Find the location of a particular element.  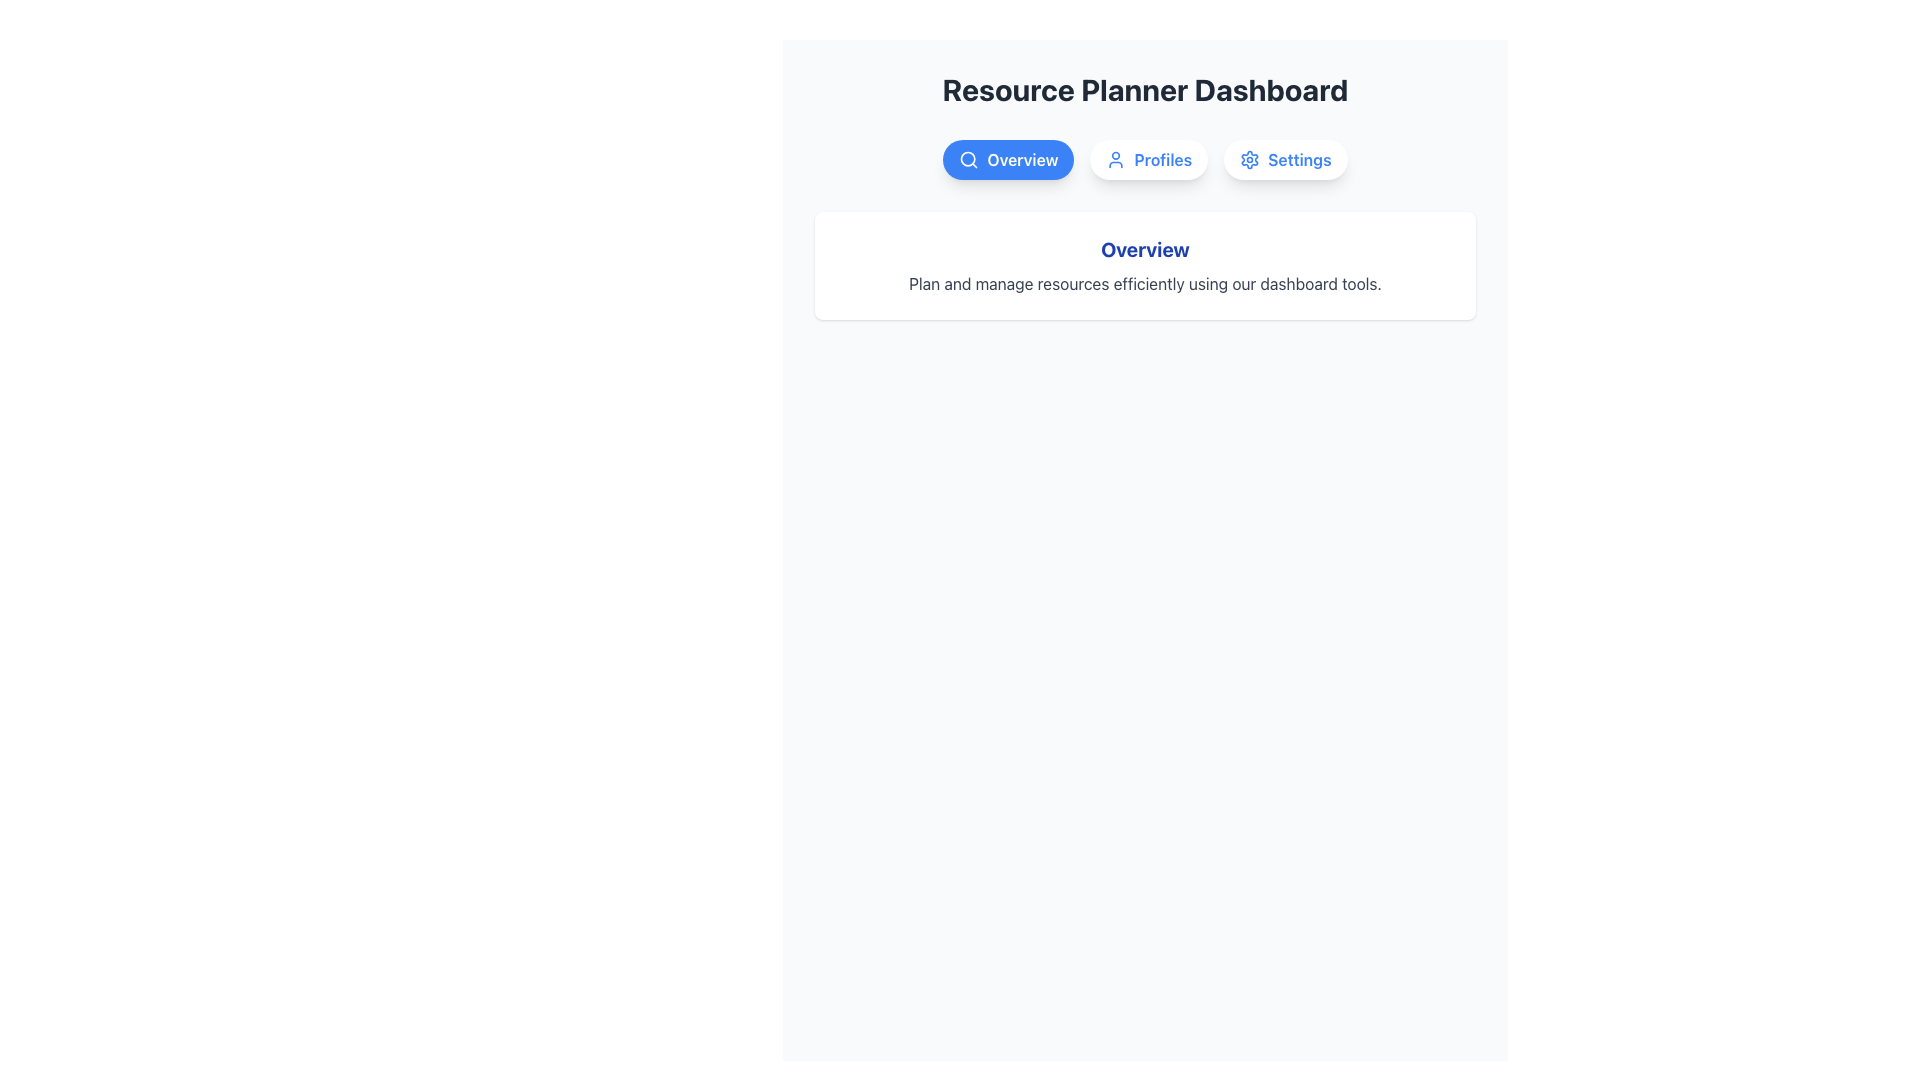

the user profile icon located at the top center of the interface, which is part of a button labeled 'Profiles' positioned between 'Overview' and 'Settings' is located at coordinates (1115, 158).